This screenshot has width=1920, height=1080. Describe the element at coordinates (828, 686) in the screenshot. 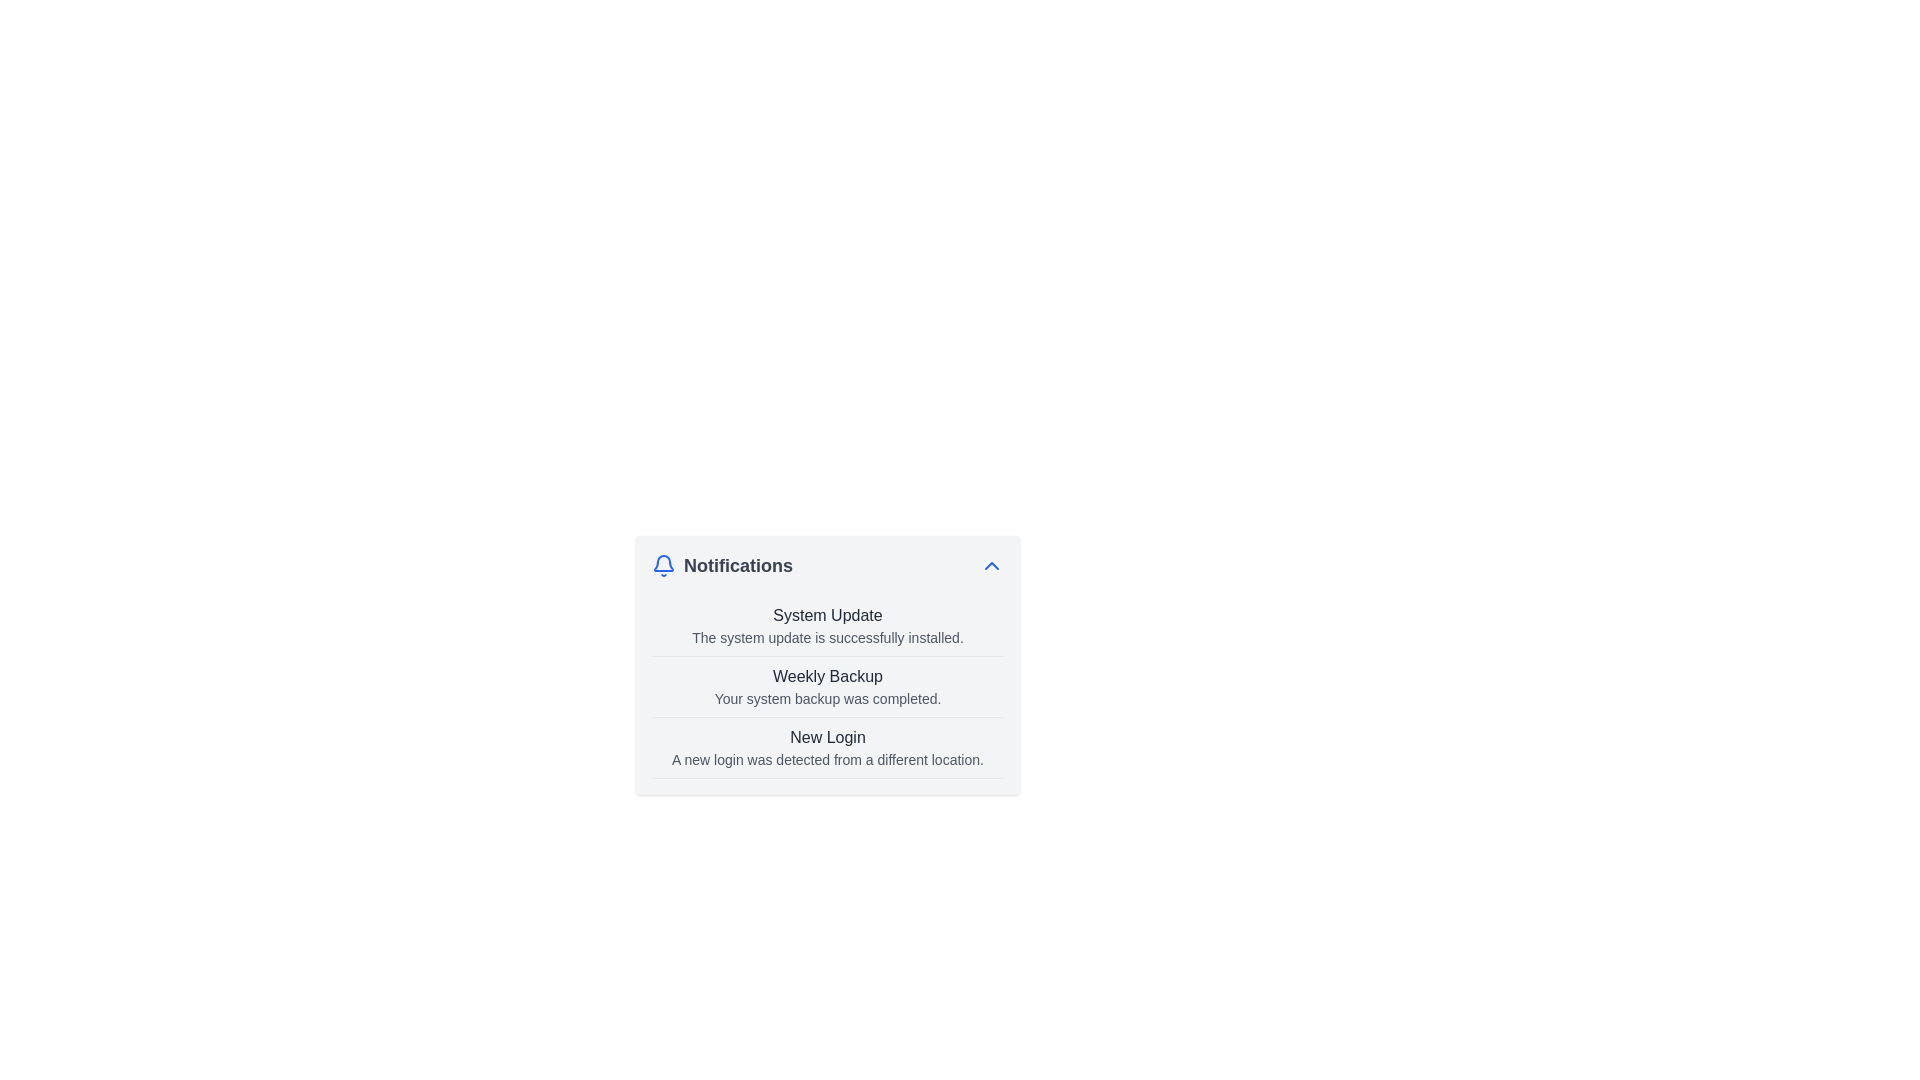

I see `the 'Weekly Backup' notification entry` at that location.